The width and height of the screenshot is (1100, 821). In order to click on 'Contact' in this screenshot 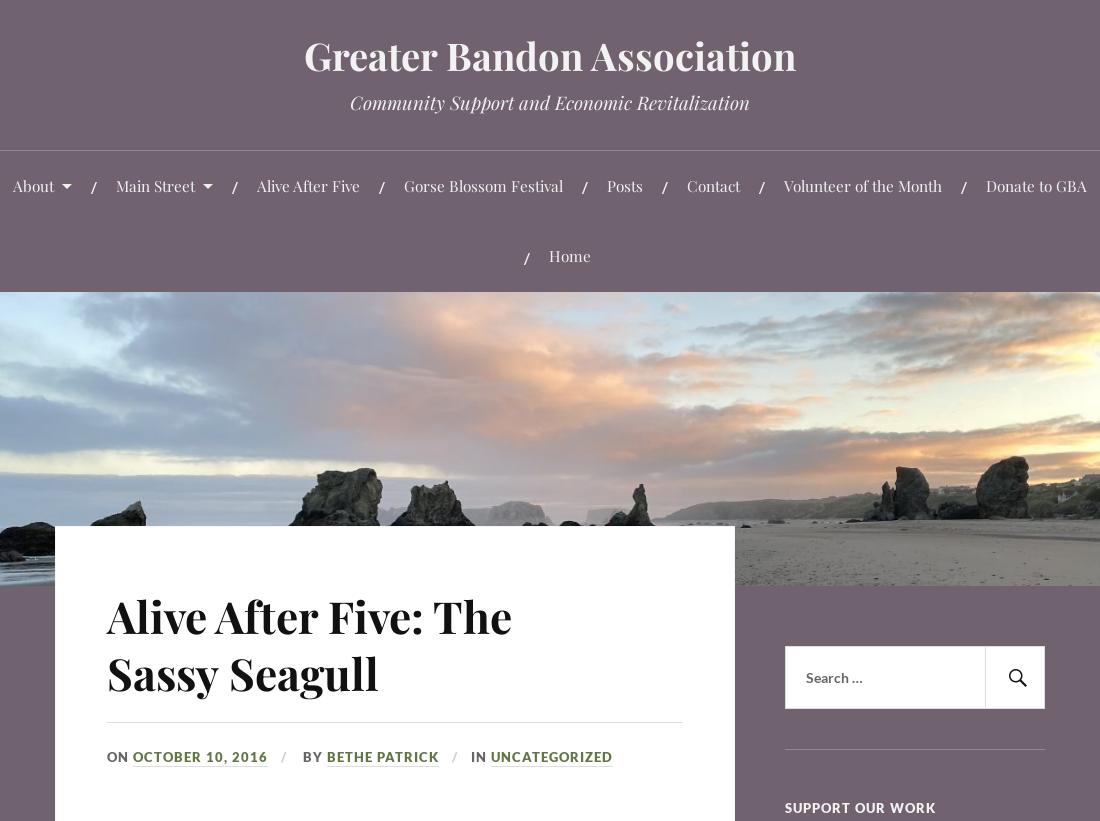, I will do `click(712, 183)`.